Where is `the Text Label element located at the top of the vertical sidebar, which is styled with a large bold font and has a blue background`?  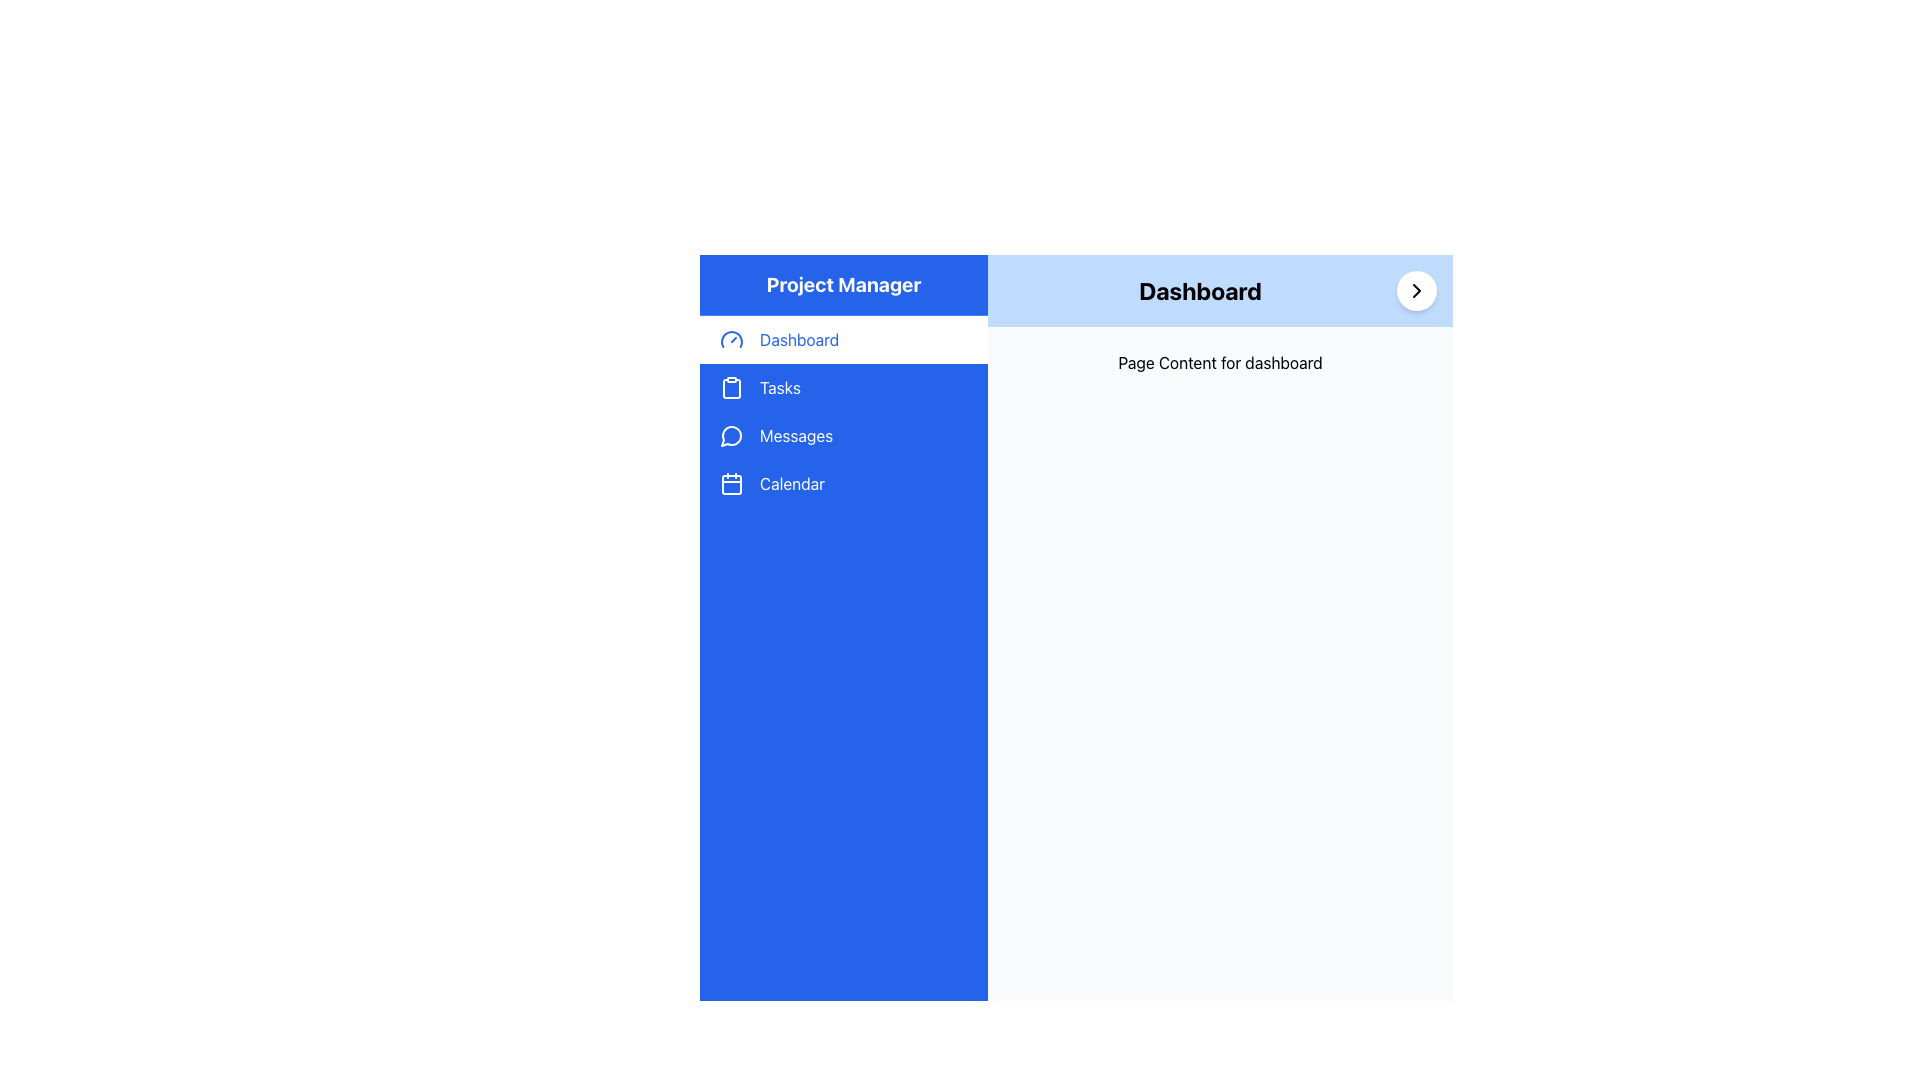 the Text Label element located at the top of the vertical sidebar, which is styled with a large bold font and has a blue background is located at coordinates (844, 285).